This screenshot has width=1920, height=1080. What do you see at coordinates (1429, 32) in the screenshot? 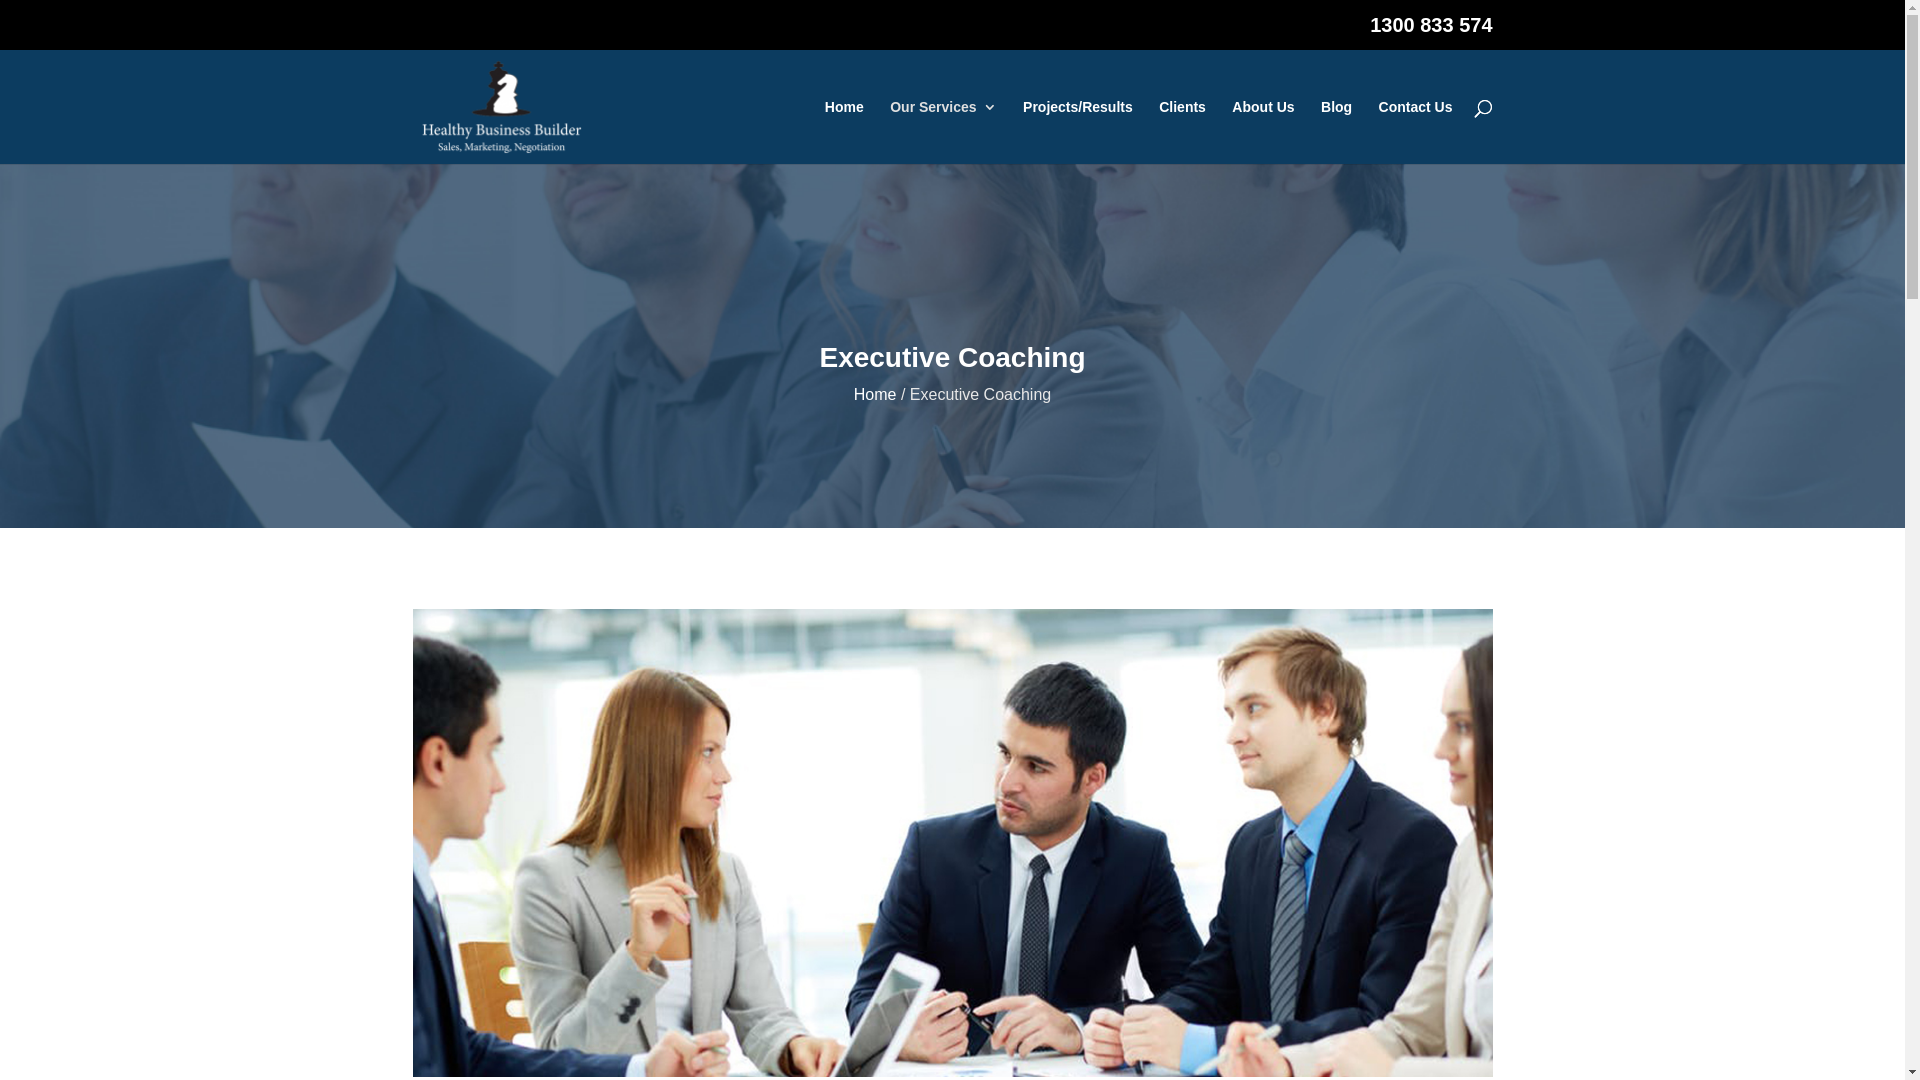
I see `'1300 833 574'` at bounding box center [1429, 32].